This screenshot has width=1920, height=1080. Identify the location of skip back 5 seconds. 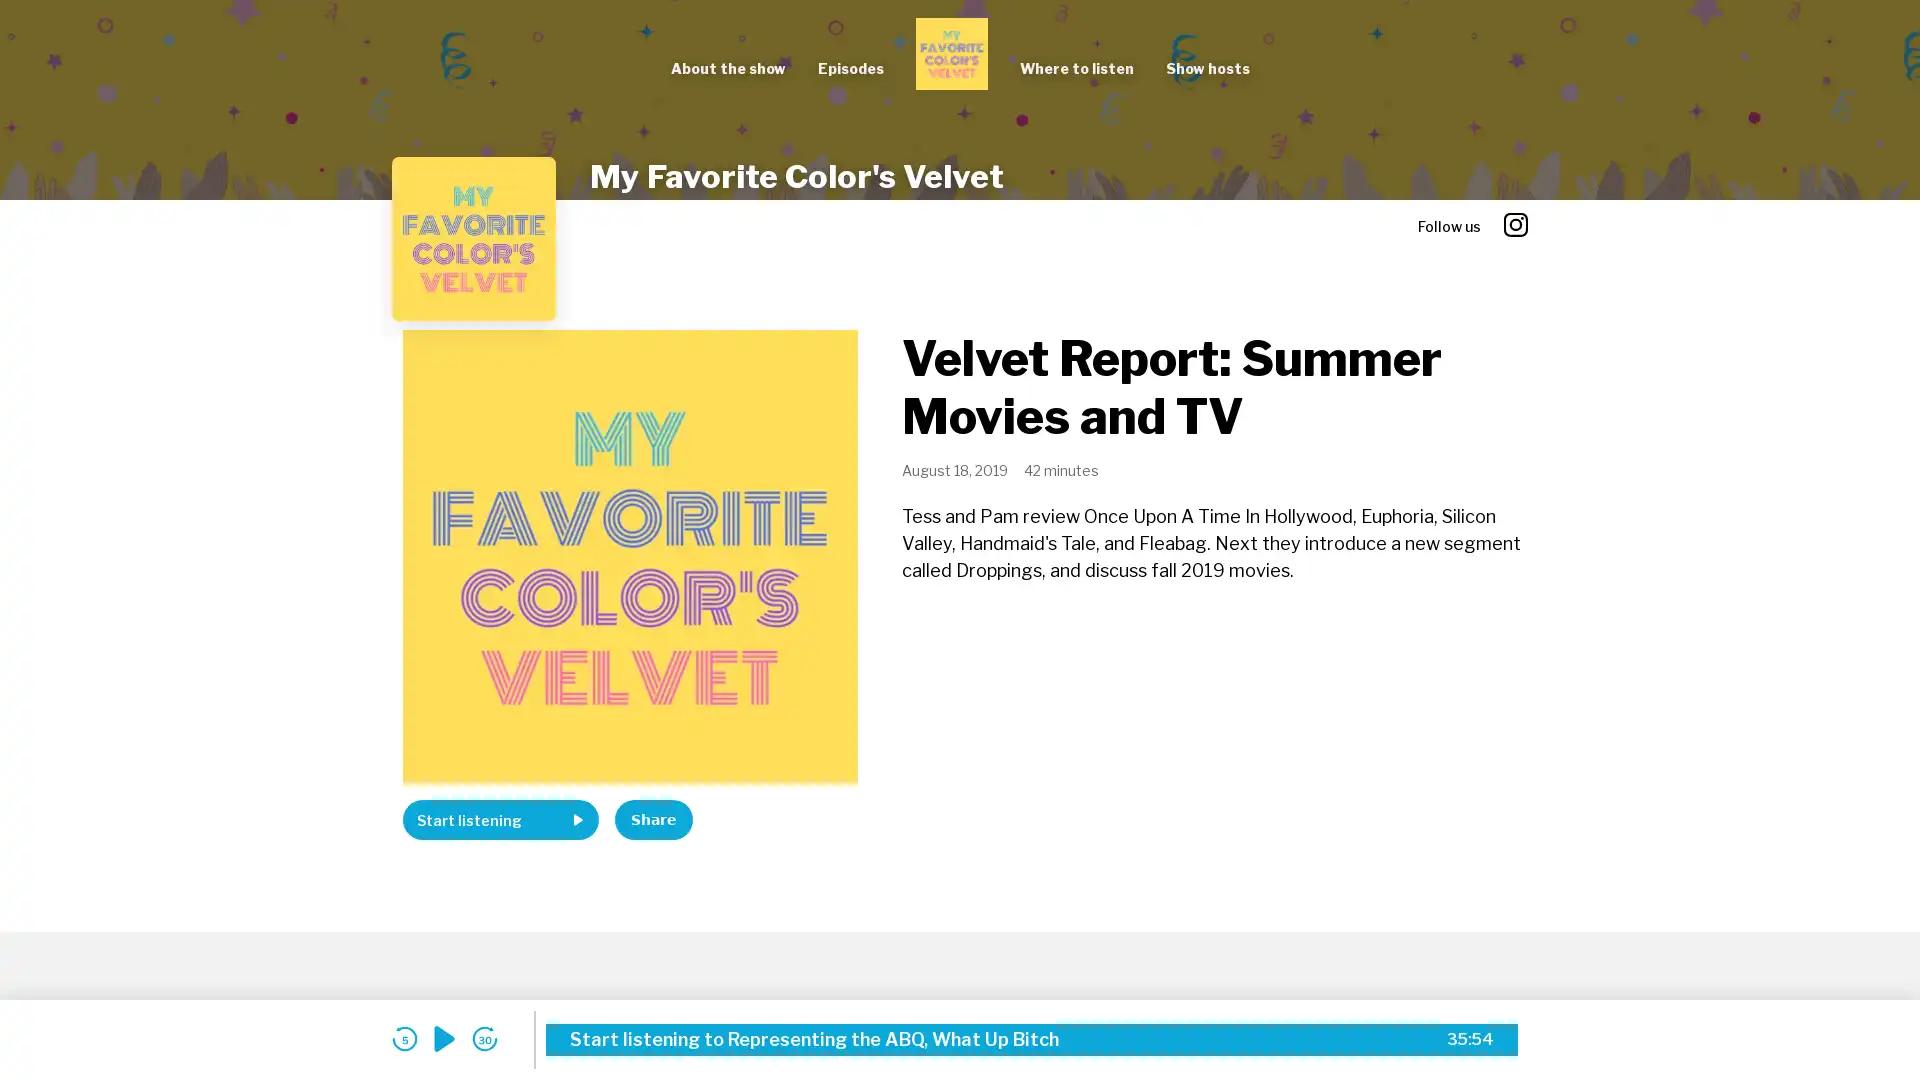
(403, 1038).